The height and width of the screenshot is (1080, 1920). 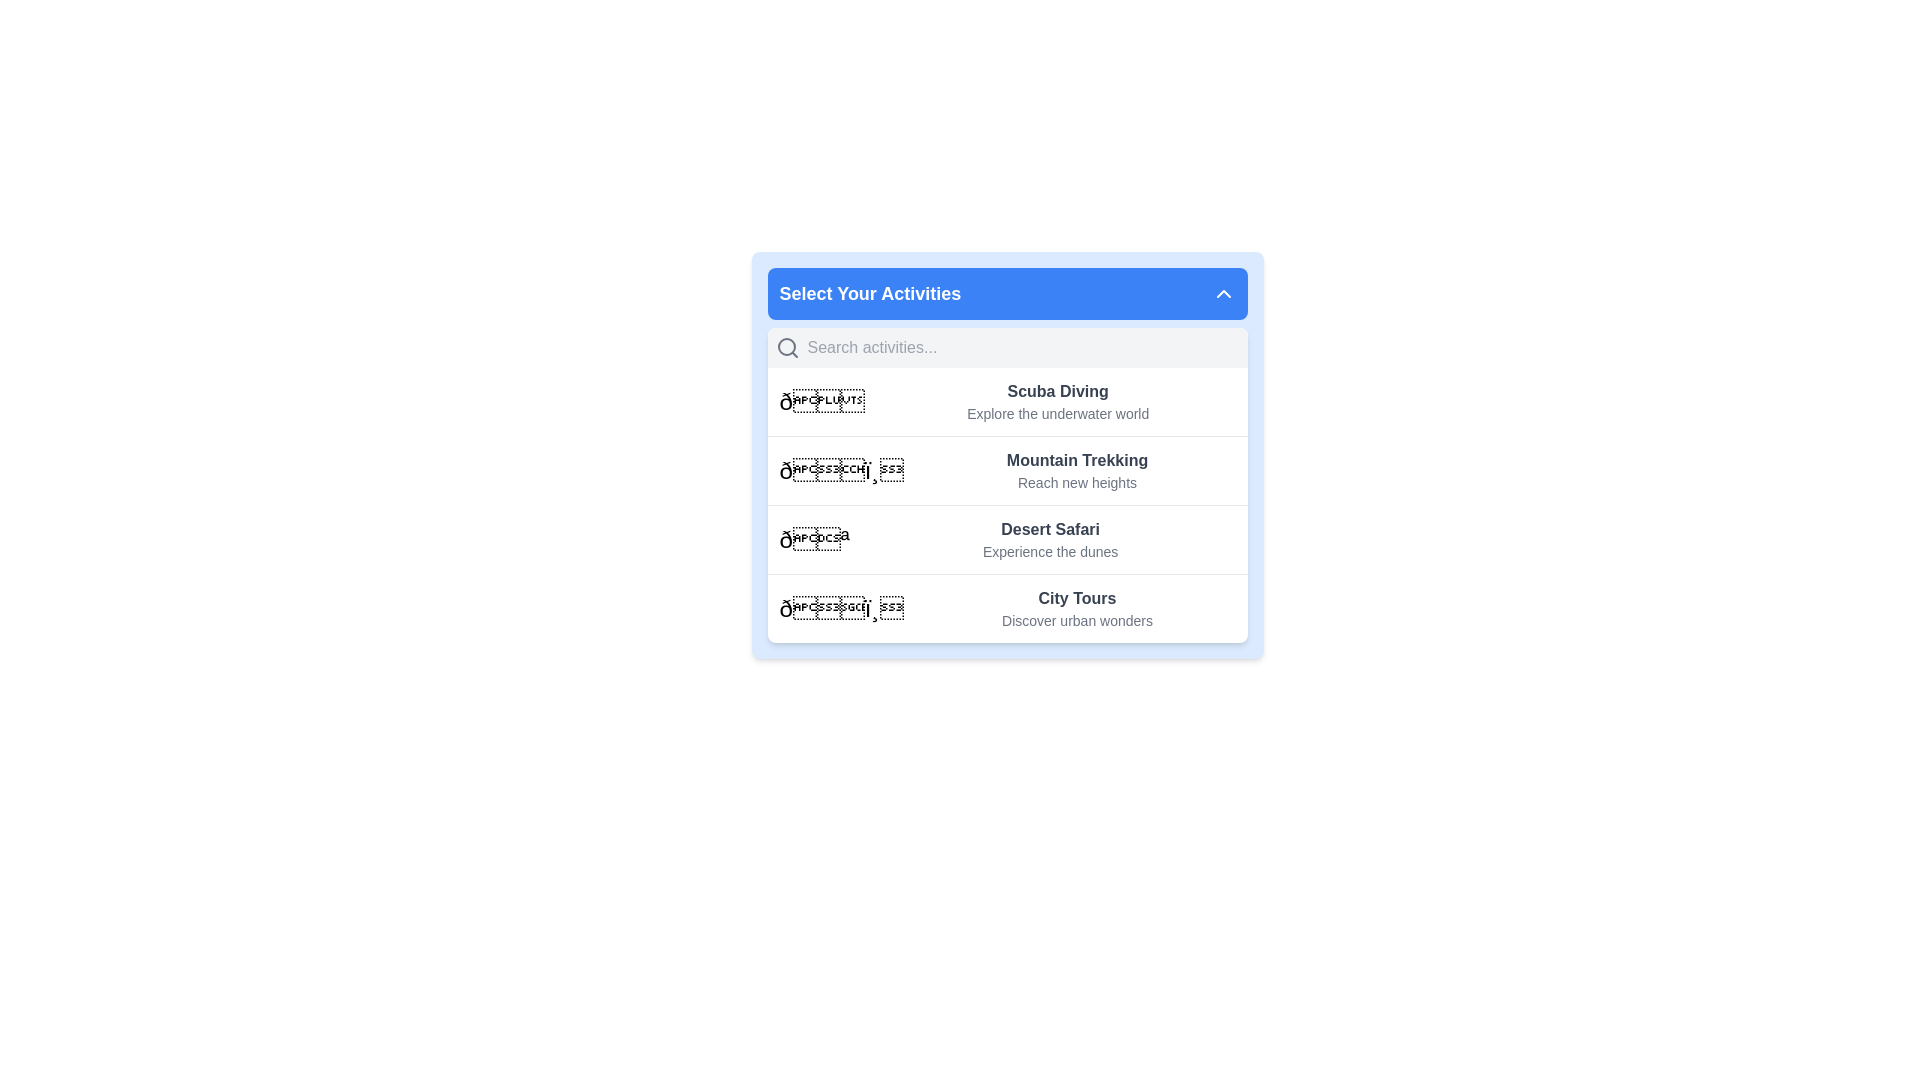 What do you see at coordinates (1076, 620) in the screenshot?
I see `the Text Label that provides additional information about the 'City Tours' category, located beneath the title 'City Tours'` at bounding box center [1076, 620].